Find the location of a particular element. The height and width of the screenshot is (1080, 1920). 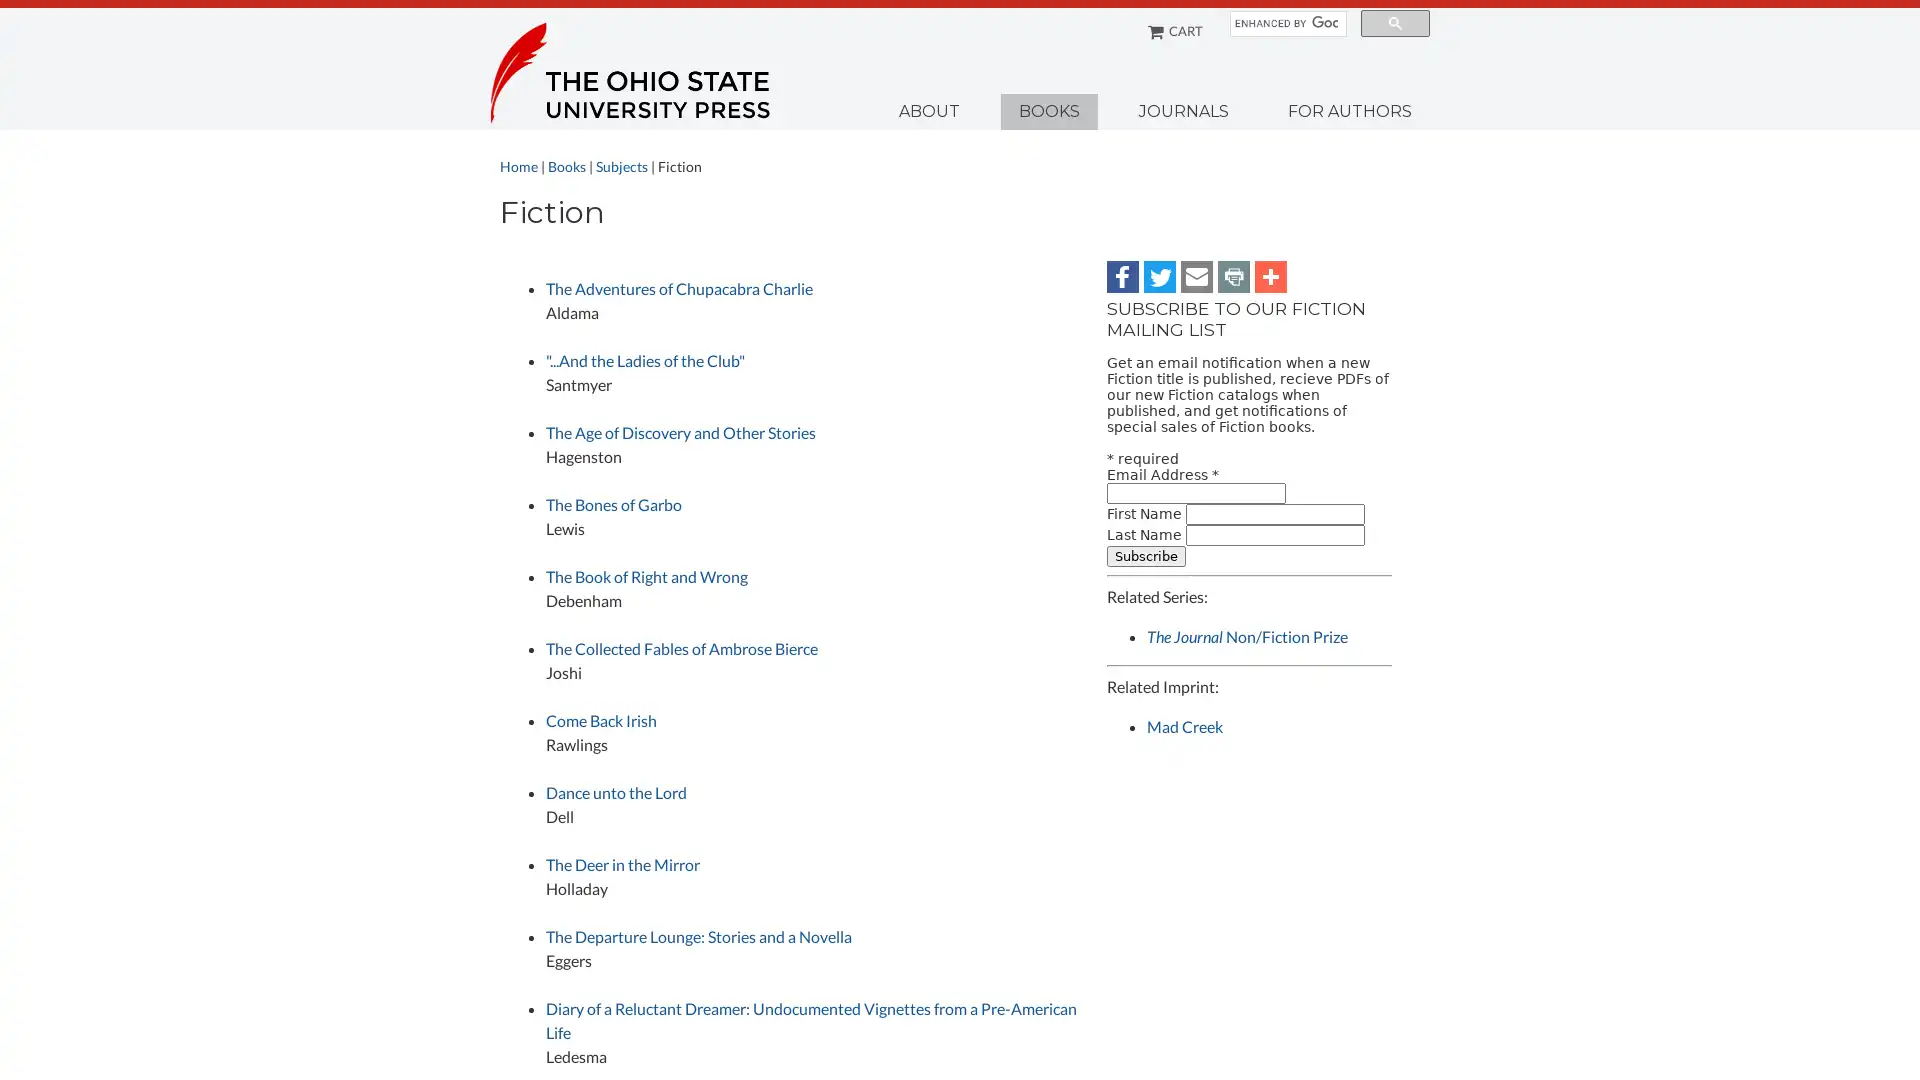

Share to More is located at coordinates (1270, 276).